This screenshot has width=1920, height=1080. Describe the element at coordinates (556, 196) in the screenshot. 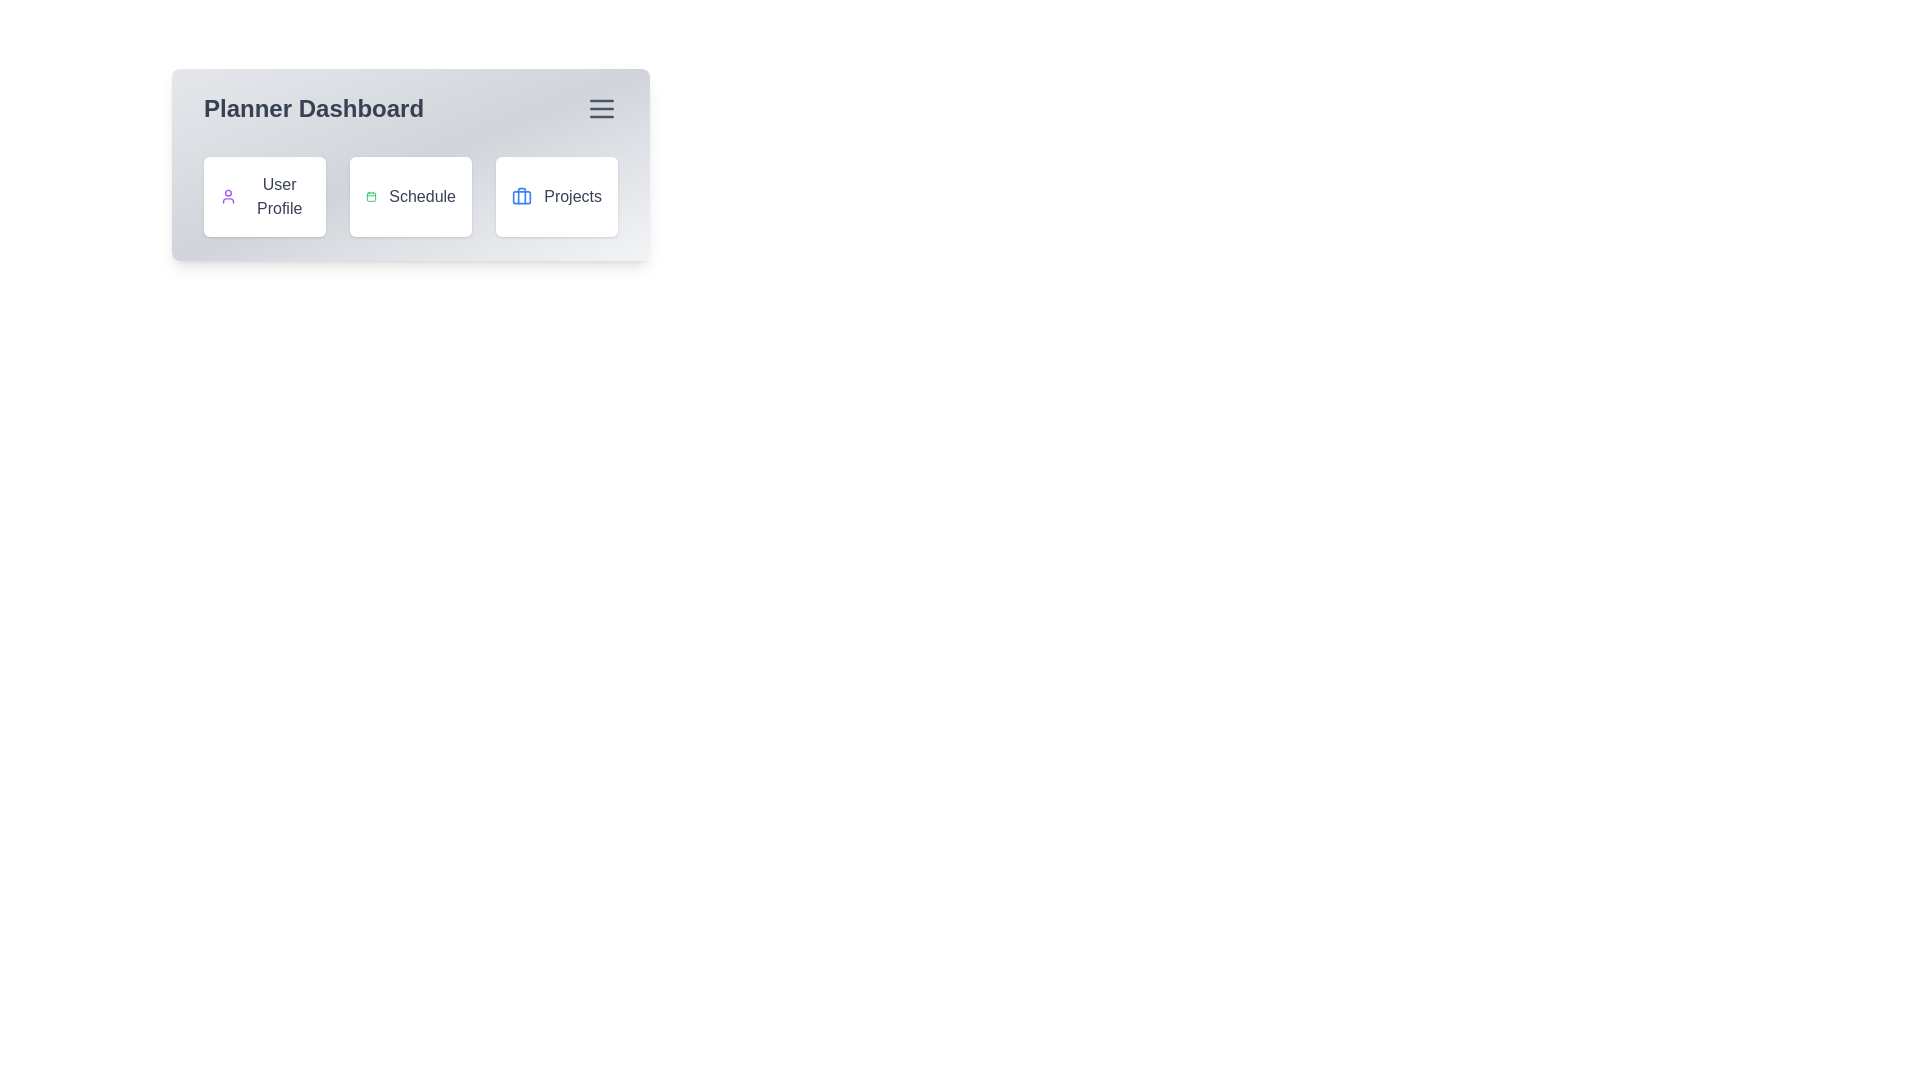

I see `the 'Projects' button` at that location.